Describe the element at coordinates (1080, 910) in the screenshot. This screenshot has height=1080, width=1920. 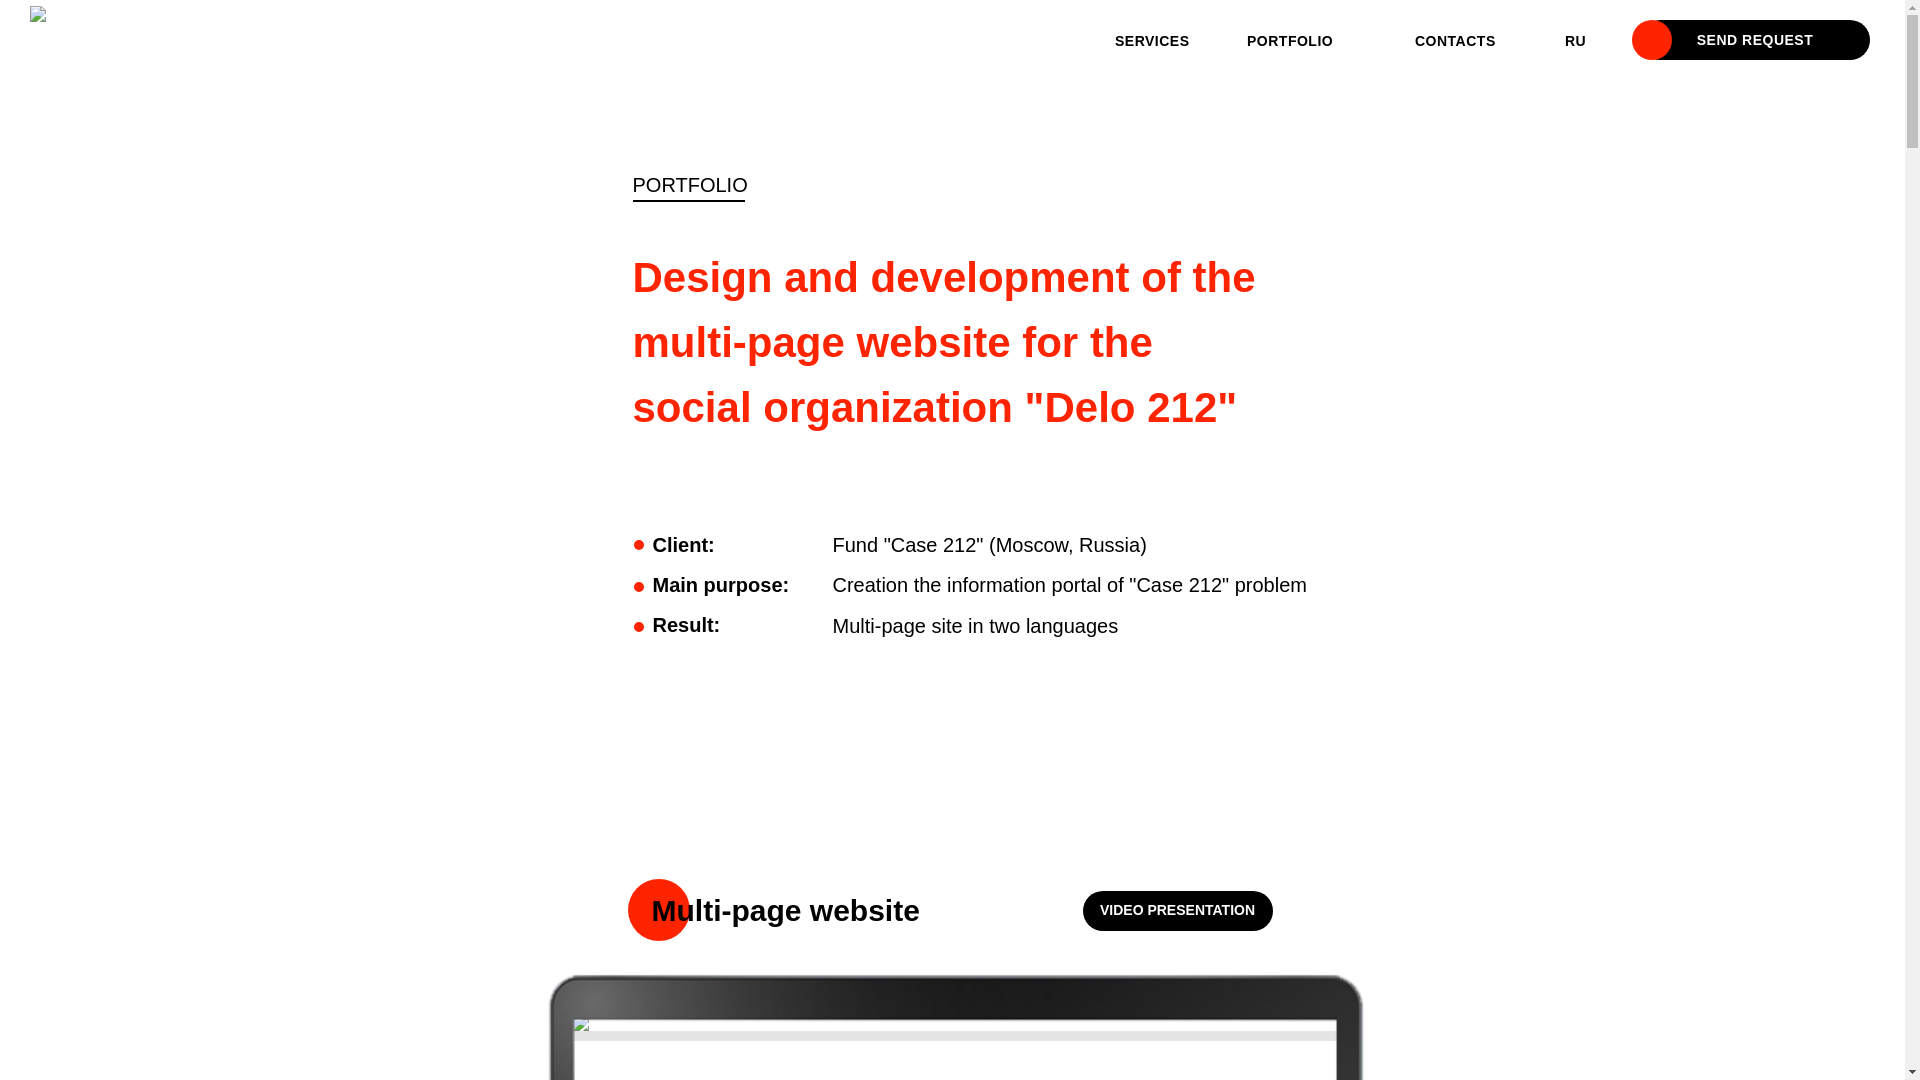
I see `'VIDEO PRESENTATION'` at that location.